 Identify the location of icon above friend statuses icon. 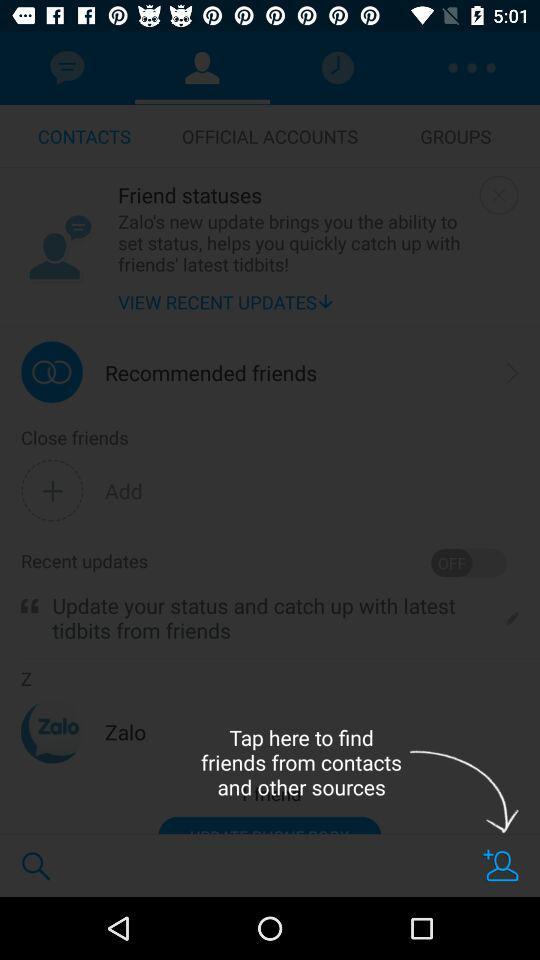
(270, 135).